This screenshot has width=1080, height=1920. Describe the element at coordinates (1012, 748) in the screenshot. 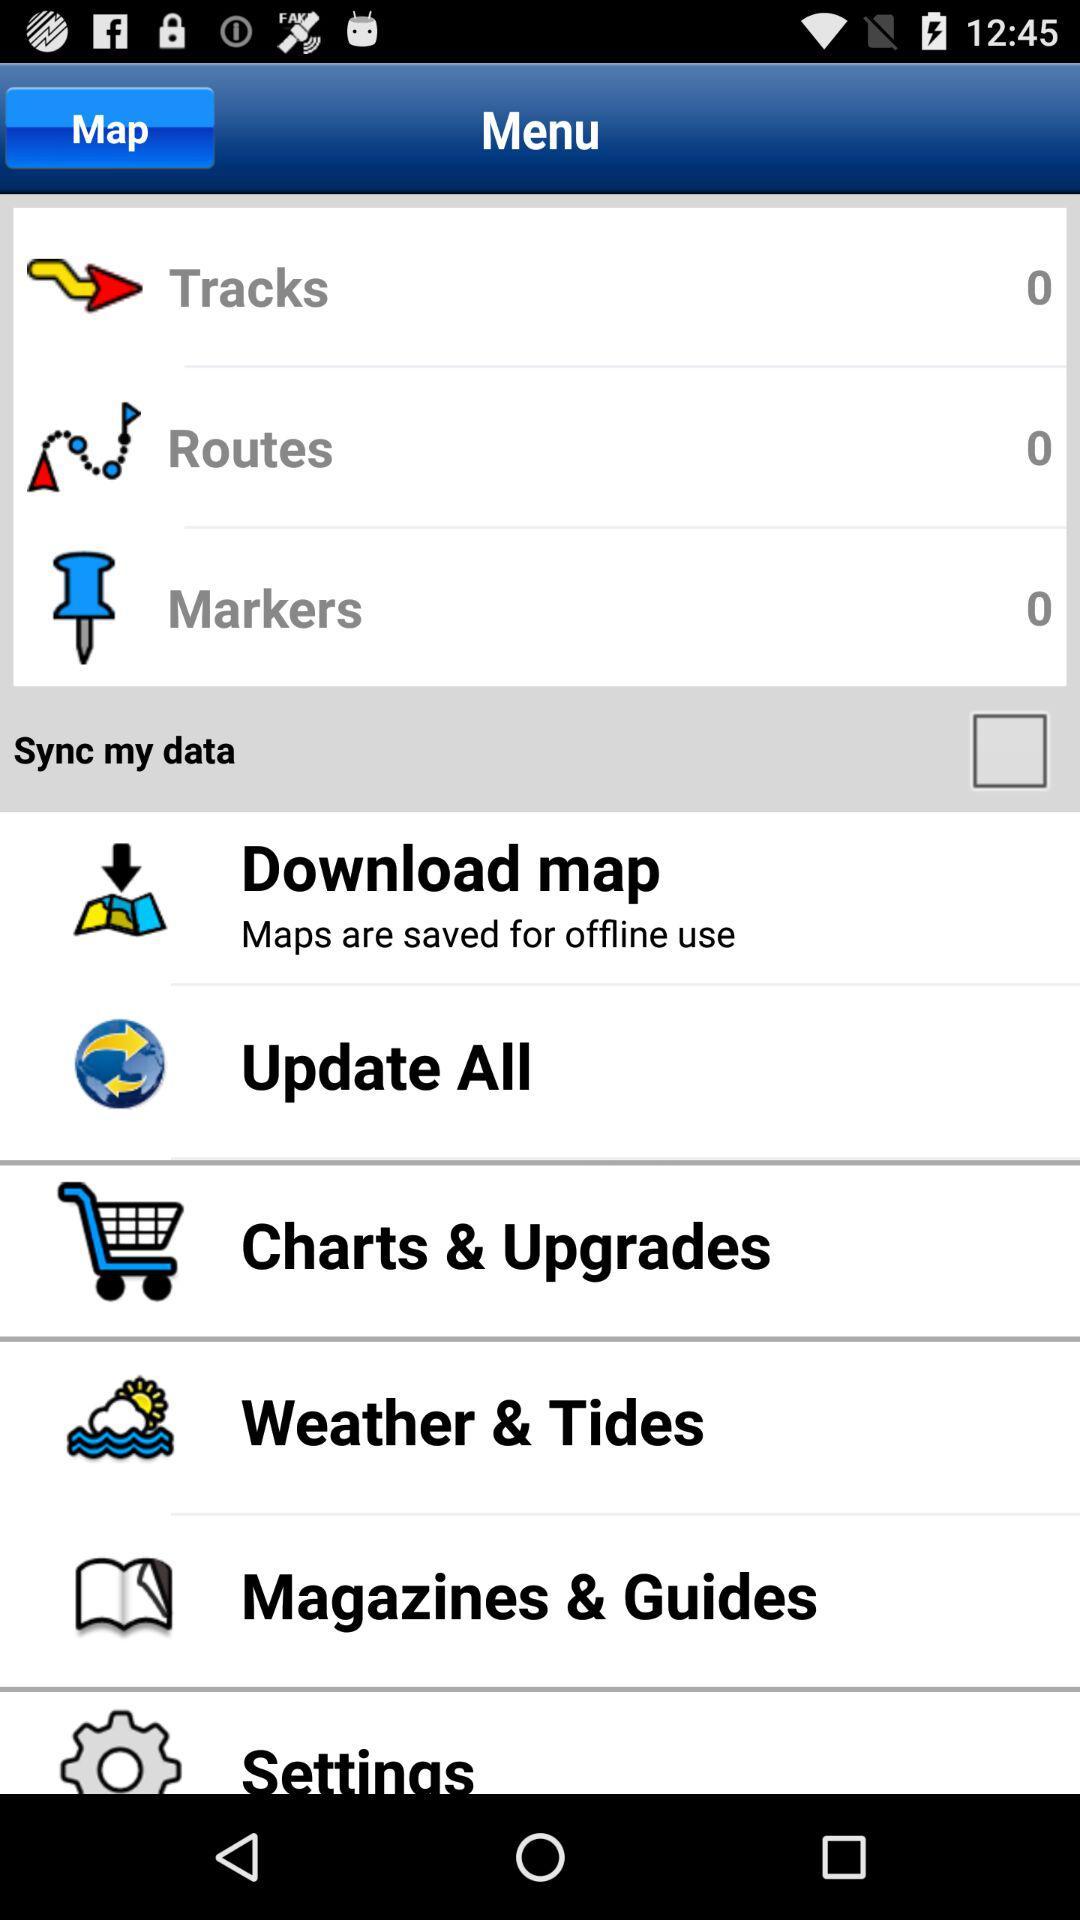

I see `app below markers icon` at that location.